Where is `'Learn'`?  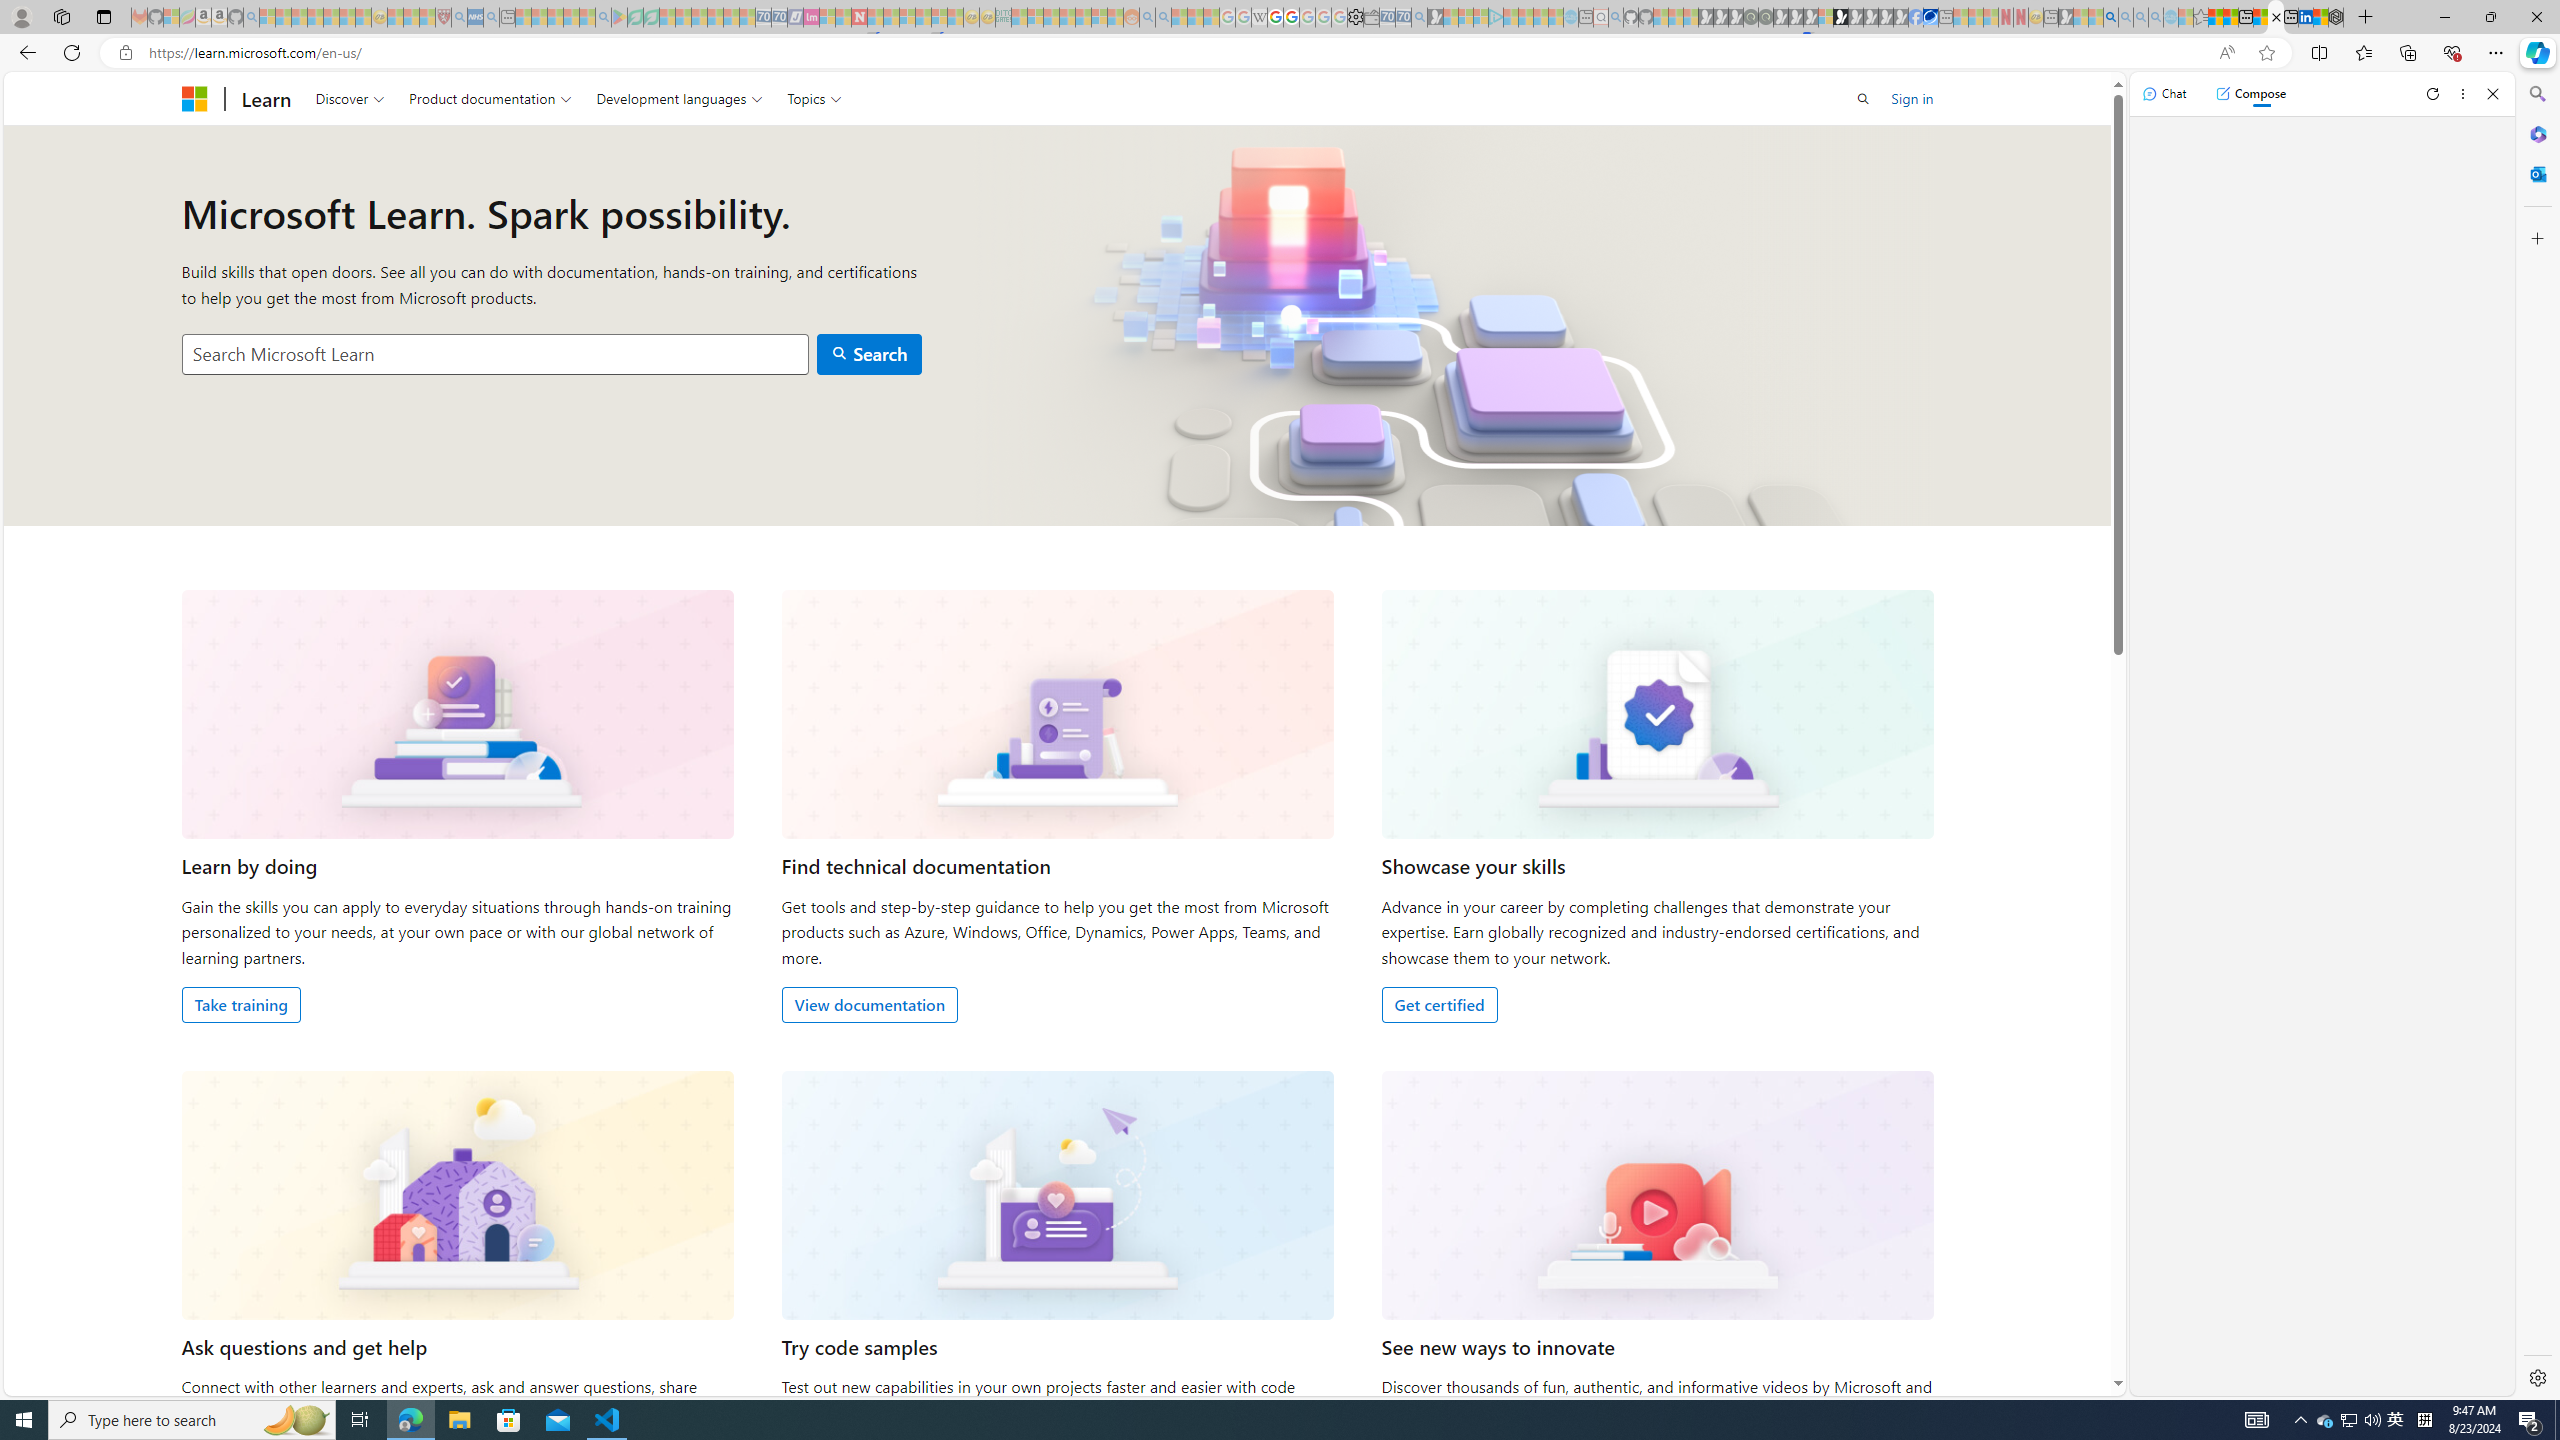 'Learn' is located at coordinates (265, 97).